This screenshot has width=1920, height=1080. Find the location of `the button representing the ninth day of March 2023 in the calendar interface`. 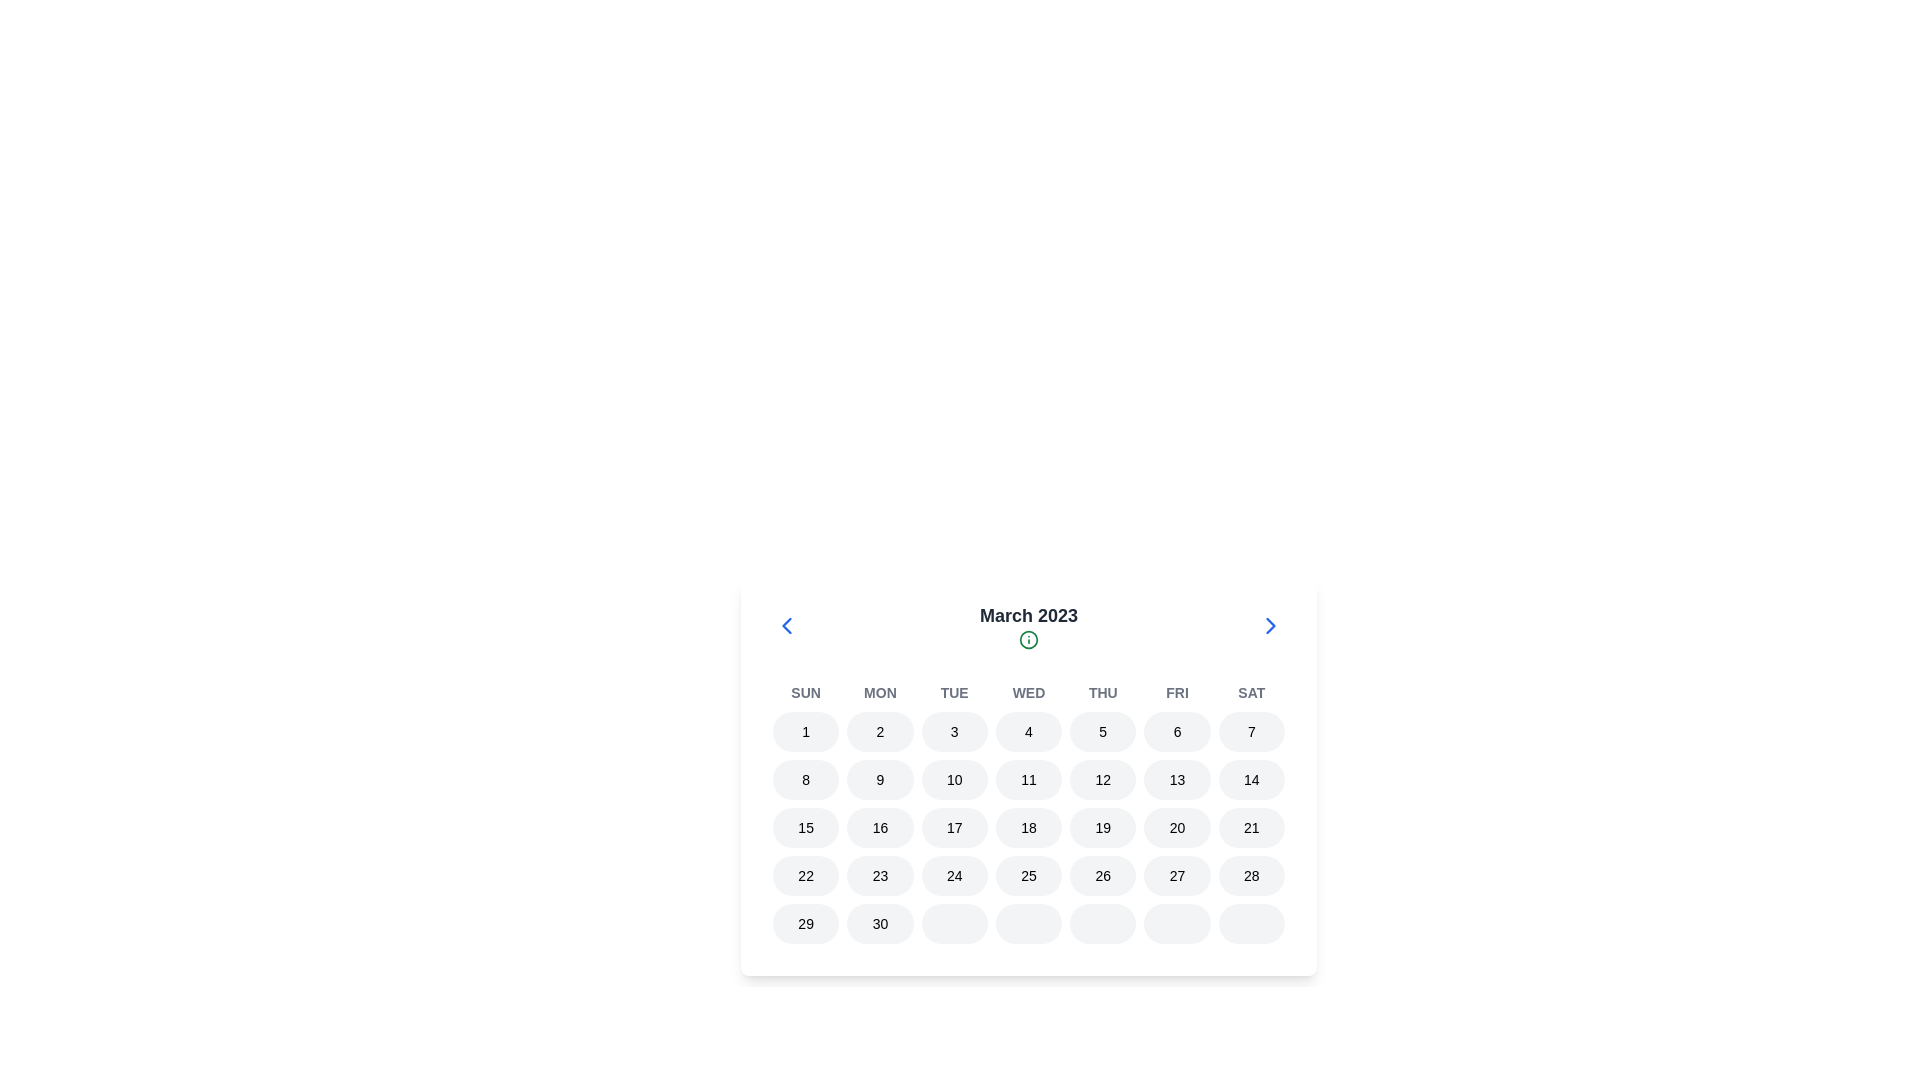

the button representing the ninth day of March 2023 in the calendar interface is located at coordinates (880, 778).